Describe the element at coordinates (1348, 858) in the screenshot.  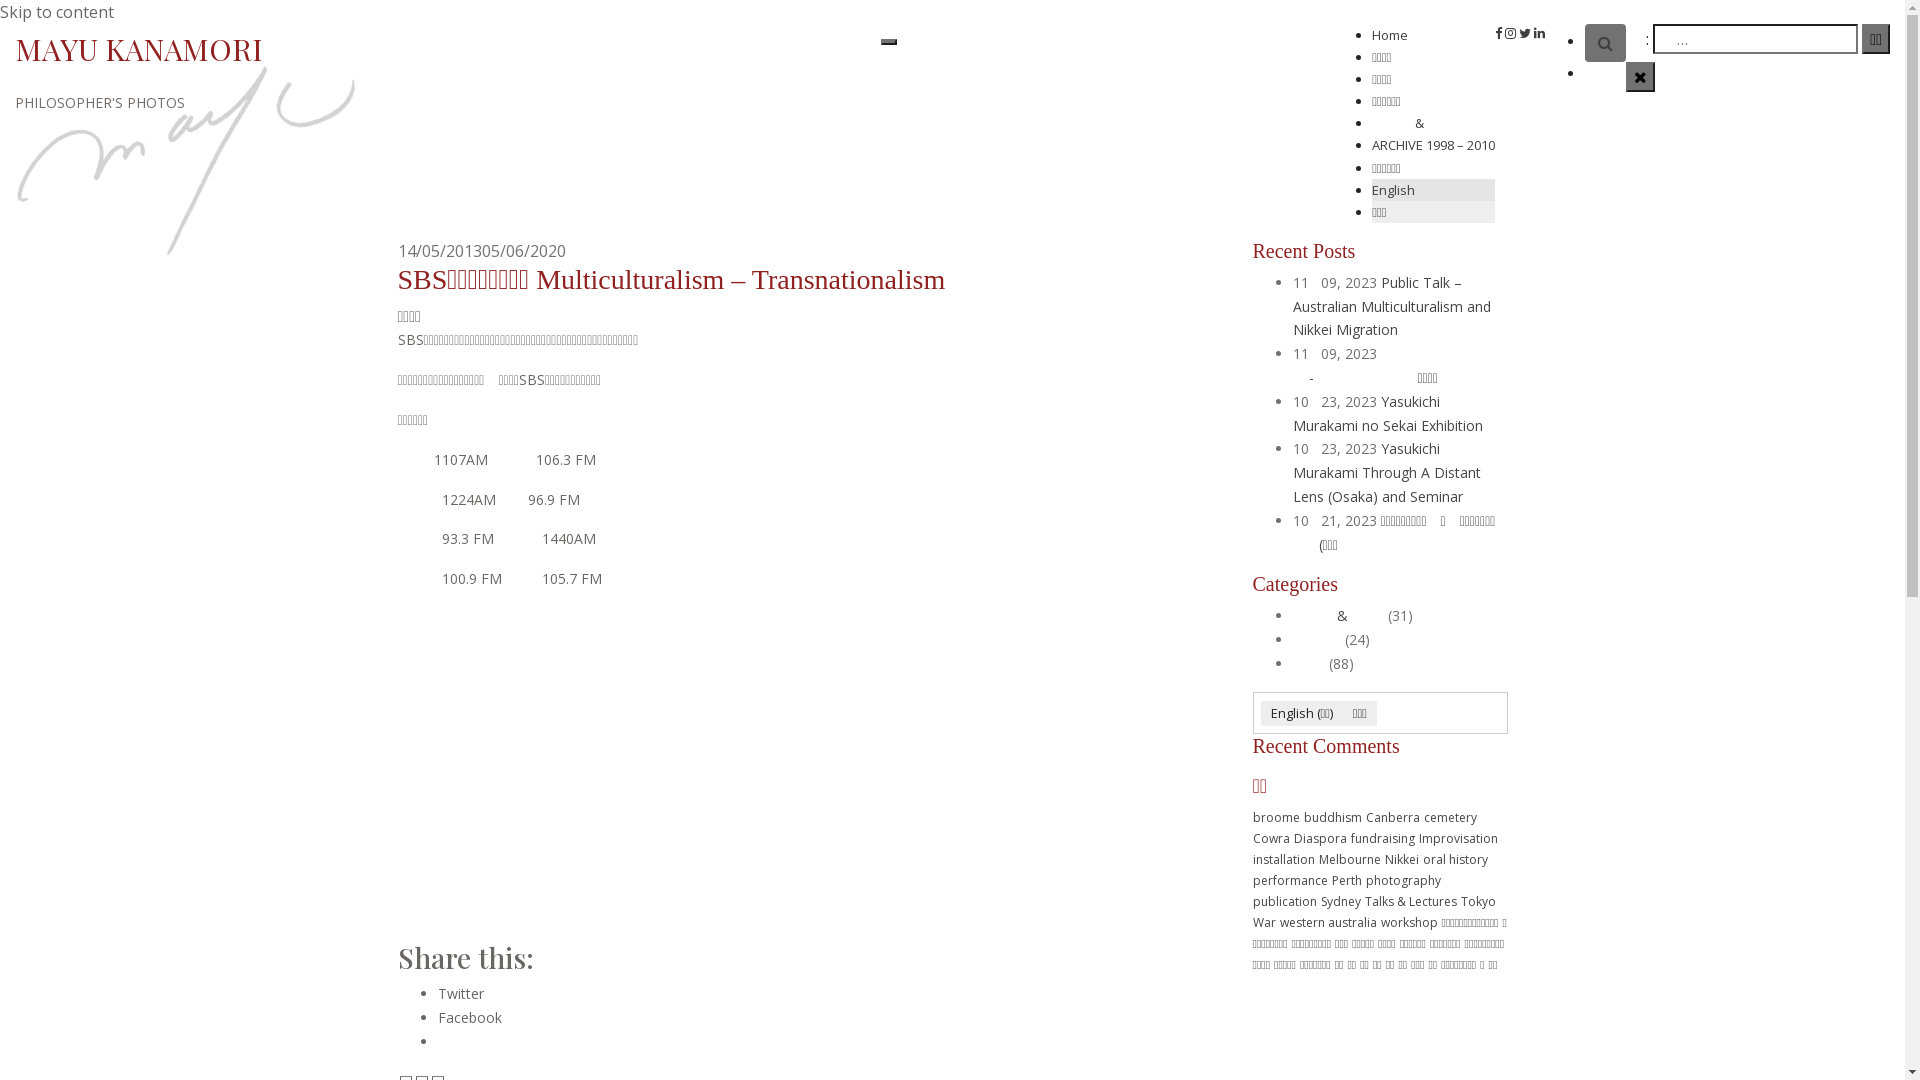
I see `'Melbourne'` at that location.